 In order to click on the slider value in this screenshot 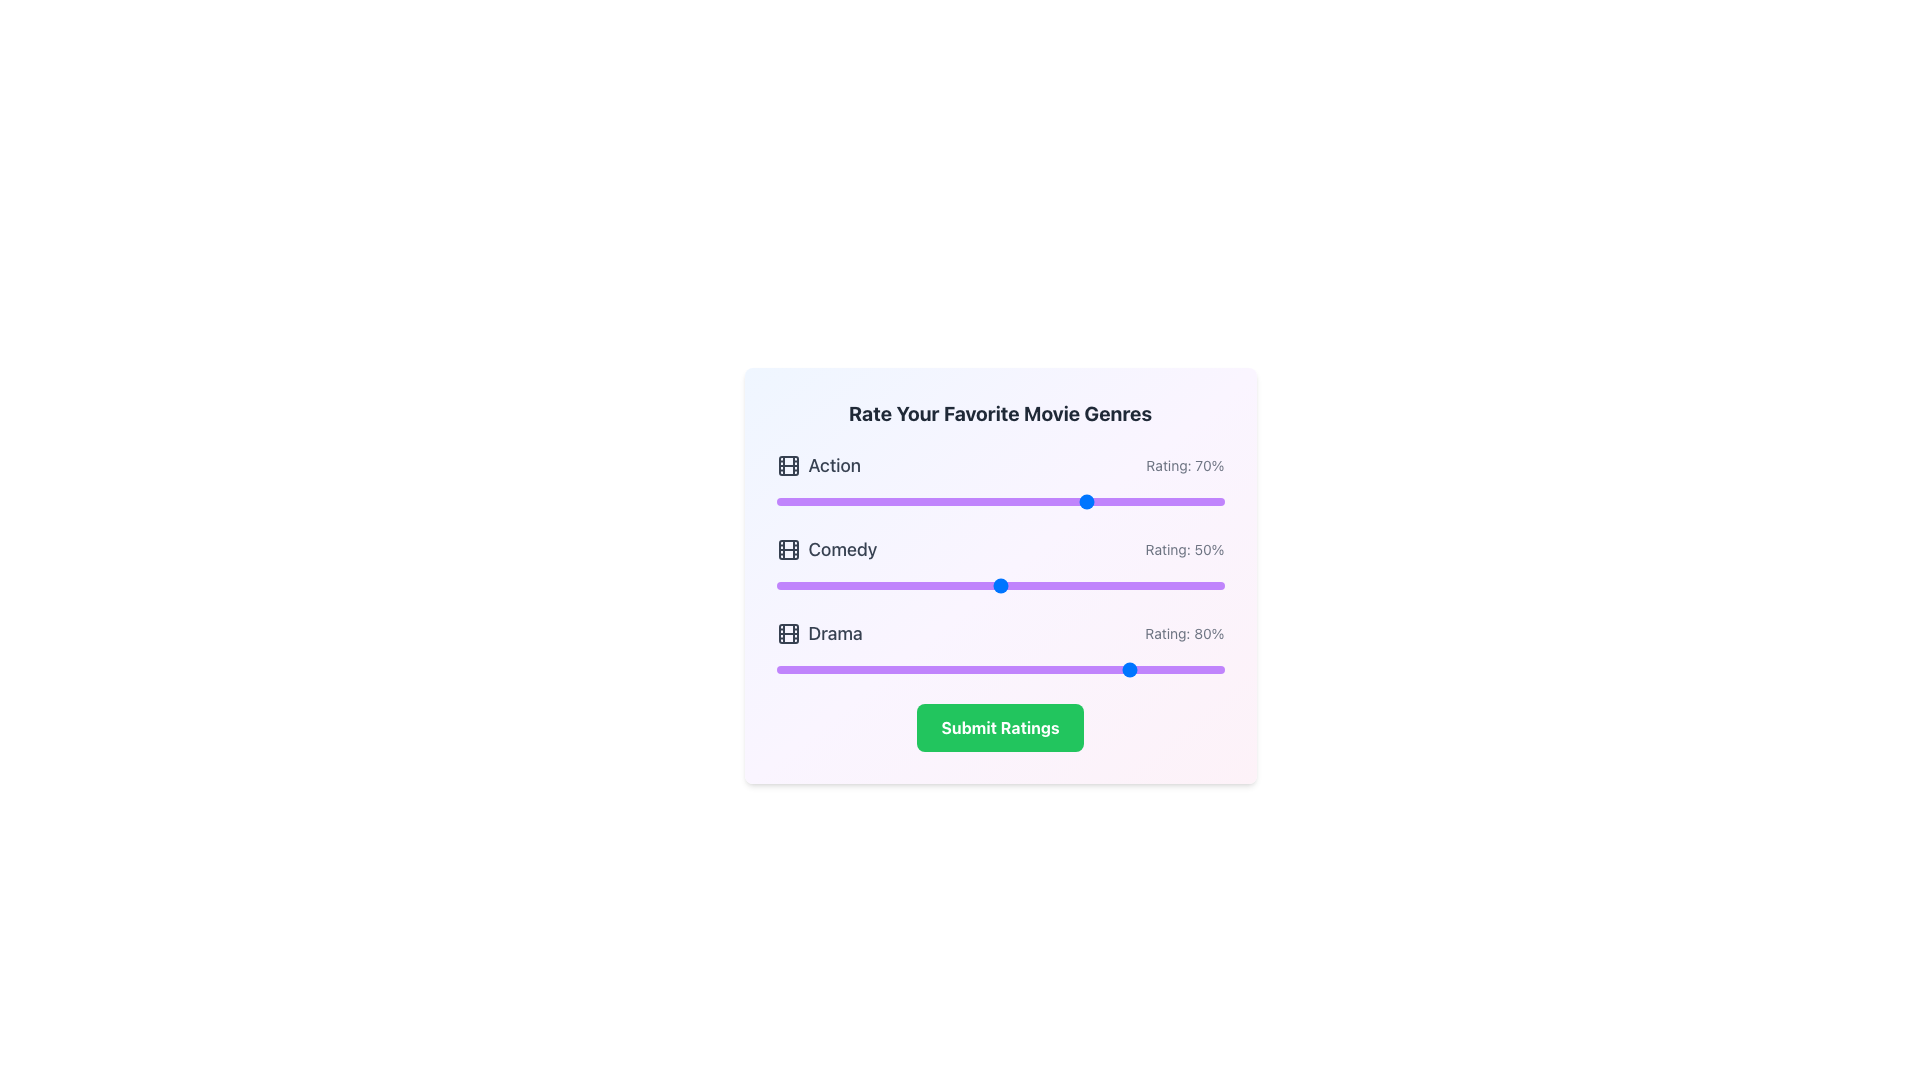, I will do `click(848, 670)`.